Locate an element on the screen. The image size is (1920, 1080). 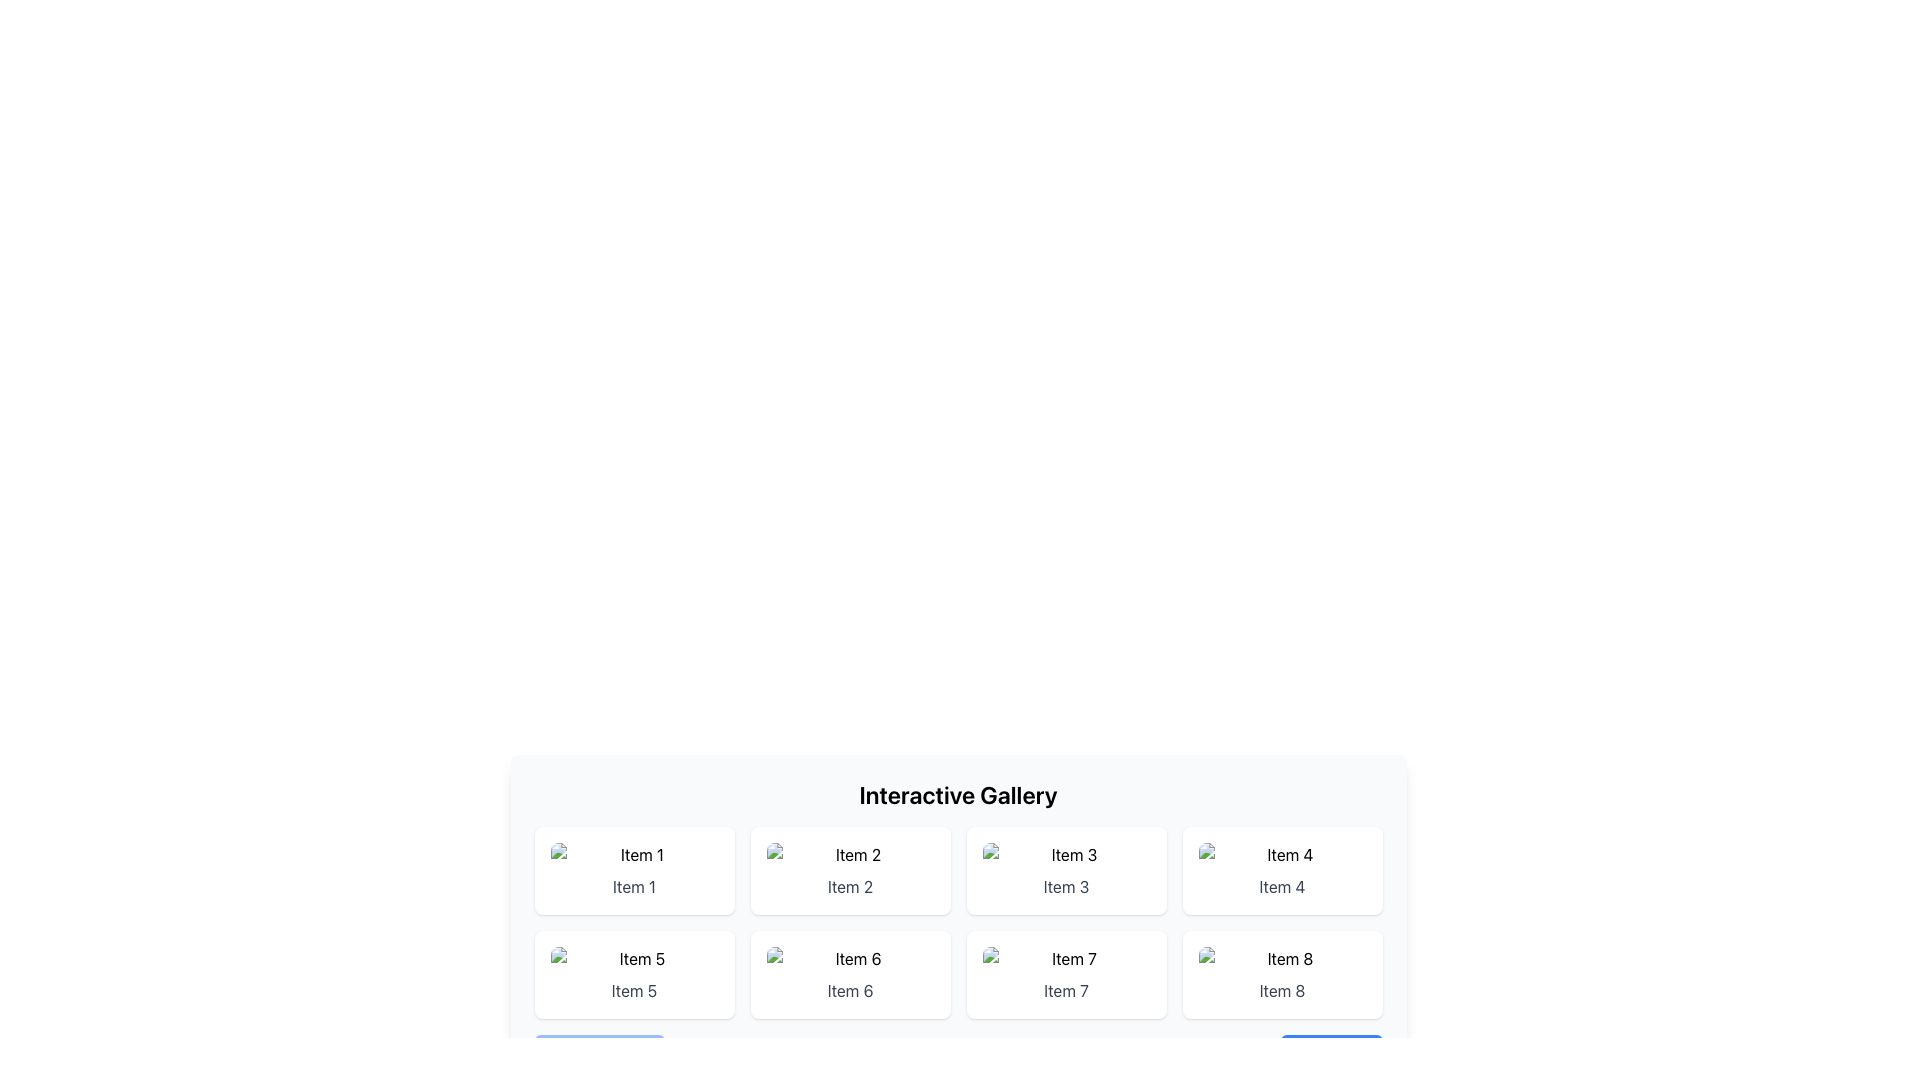
the thumbnail image for 'Item 3' in the Interactive Gallery is located at coordinates (1065, 855).